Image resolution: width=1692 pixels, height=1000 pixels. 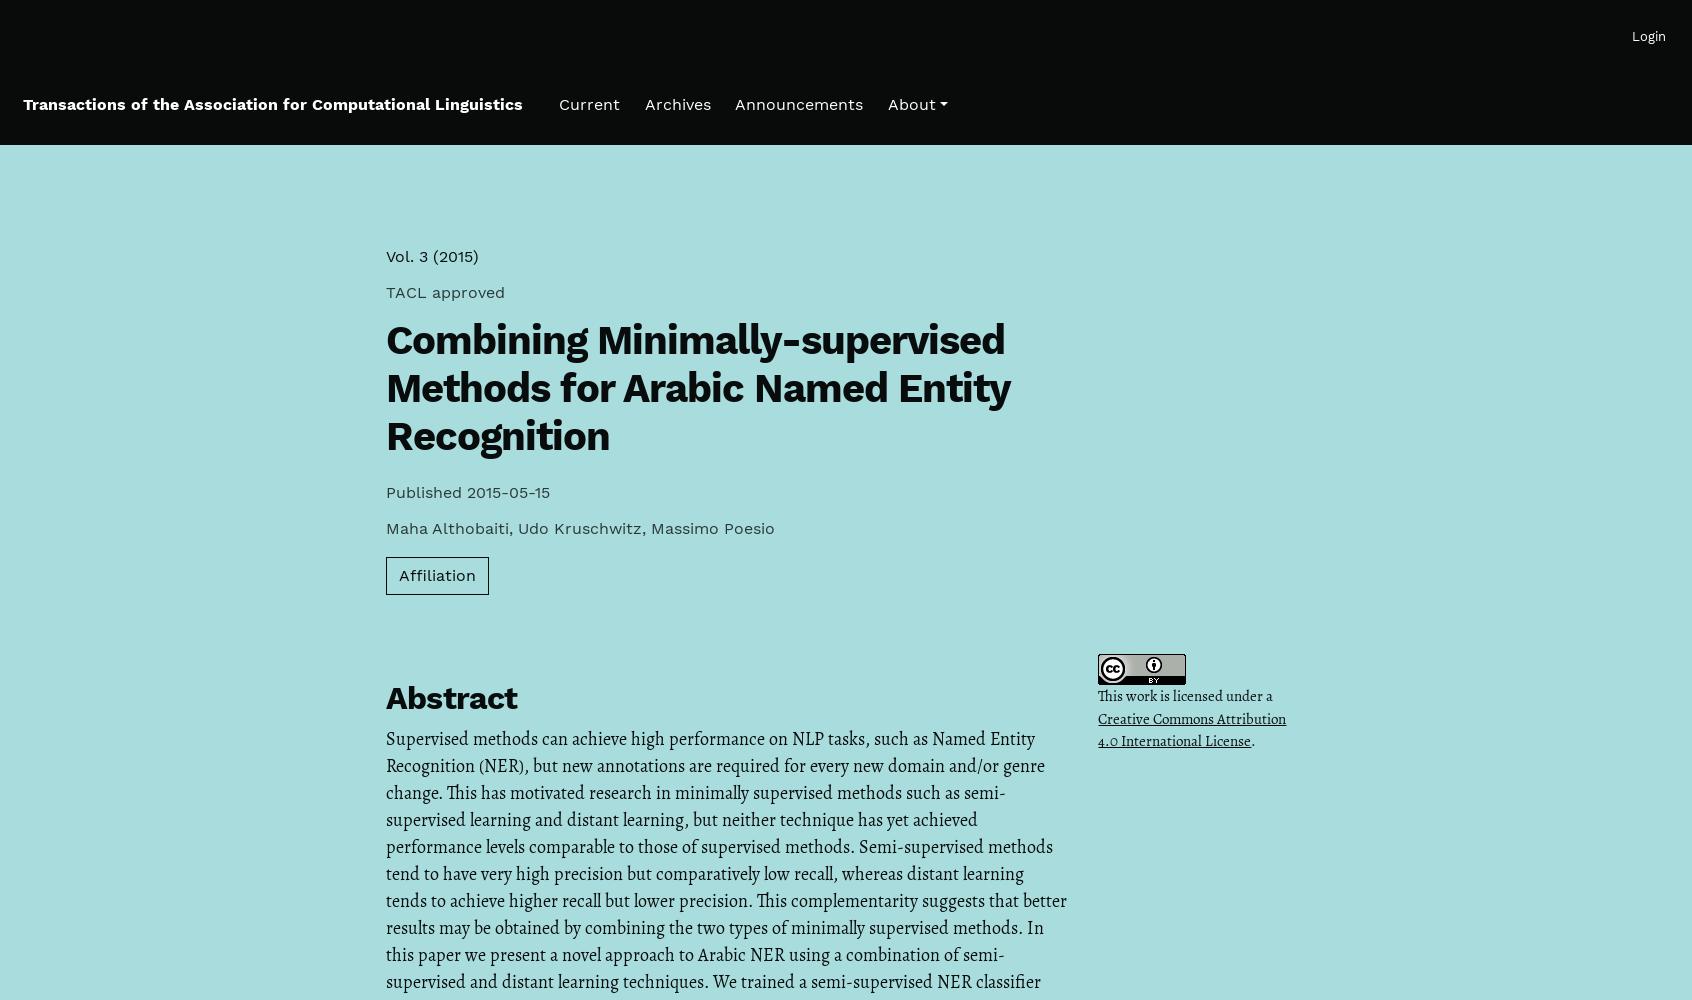 I want to click on 'Archives', so click(x=643, y=103).